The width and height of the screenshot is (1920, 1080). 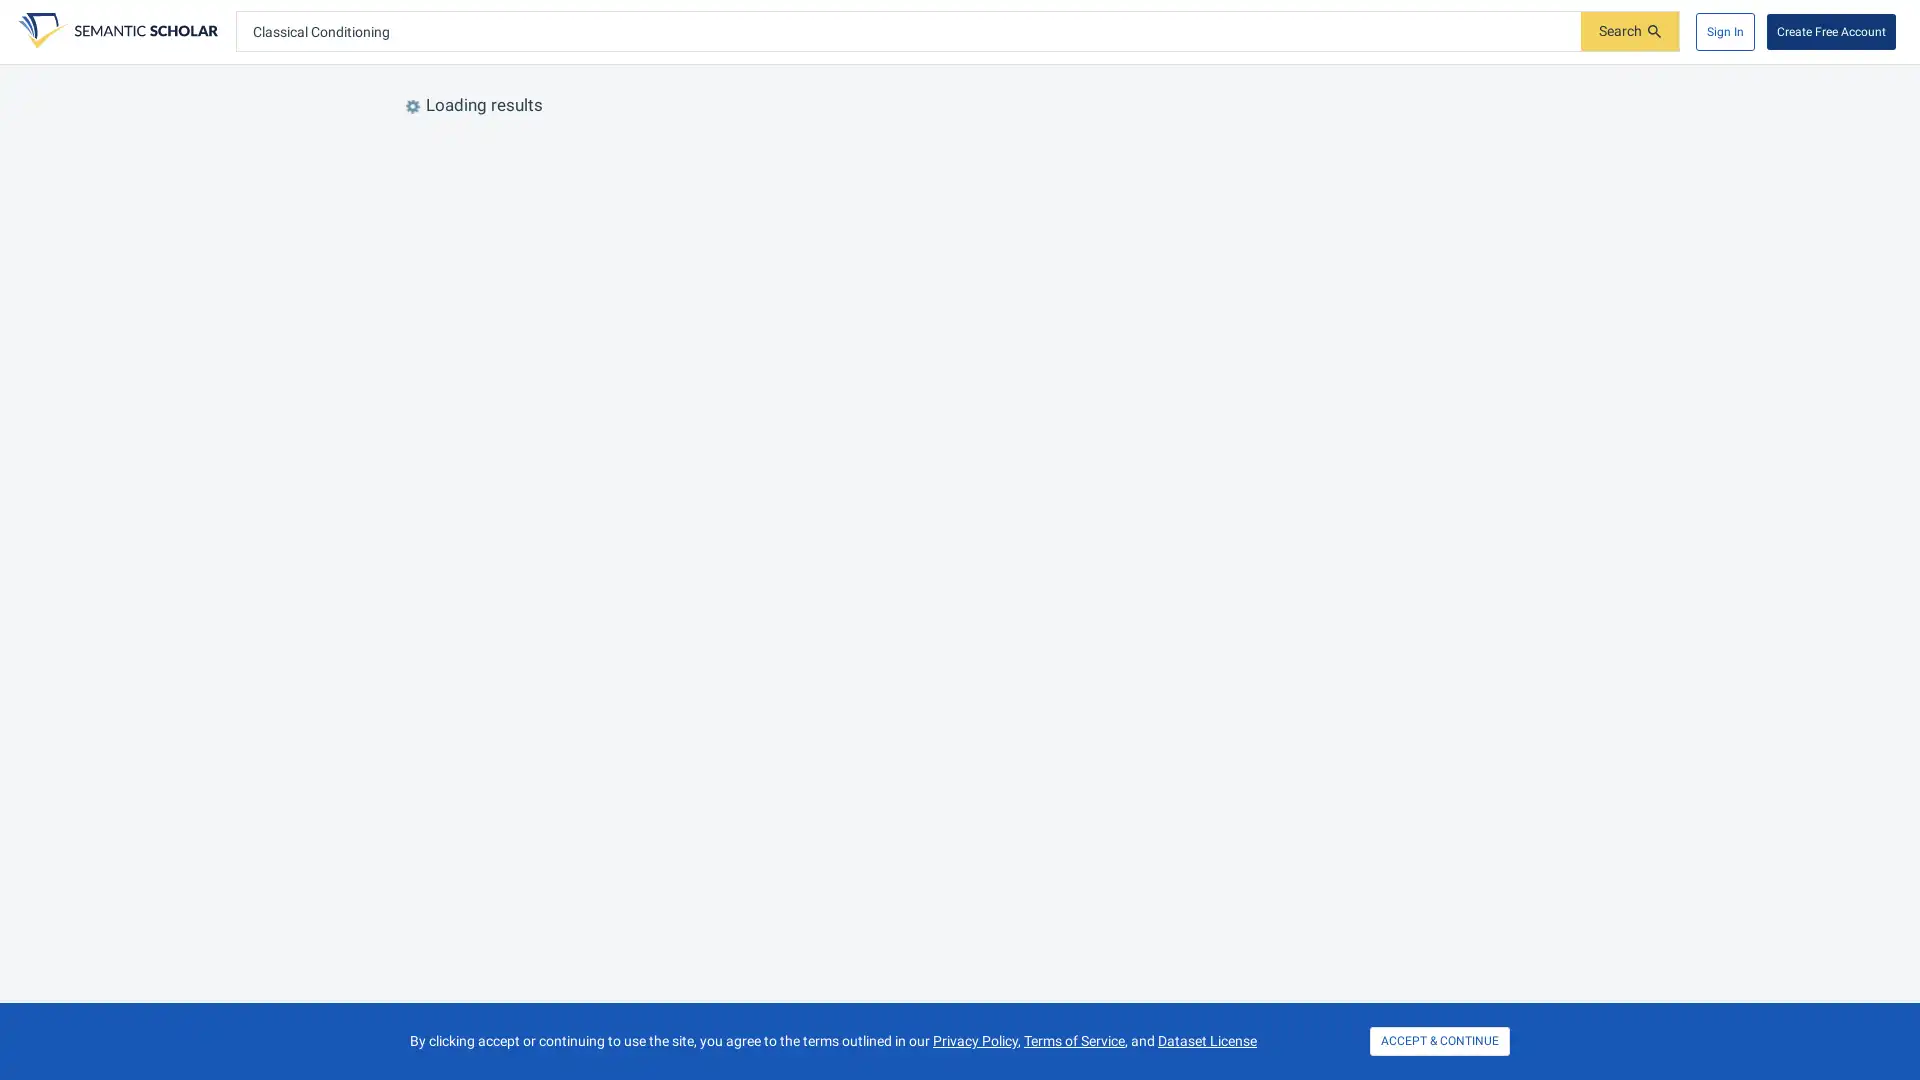 I want to click on Turn on email alert for this paper, so click(x=720, y=705).